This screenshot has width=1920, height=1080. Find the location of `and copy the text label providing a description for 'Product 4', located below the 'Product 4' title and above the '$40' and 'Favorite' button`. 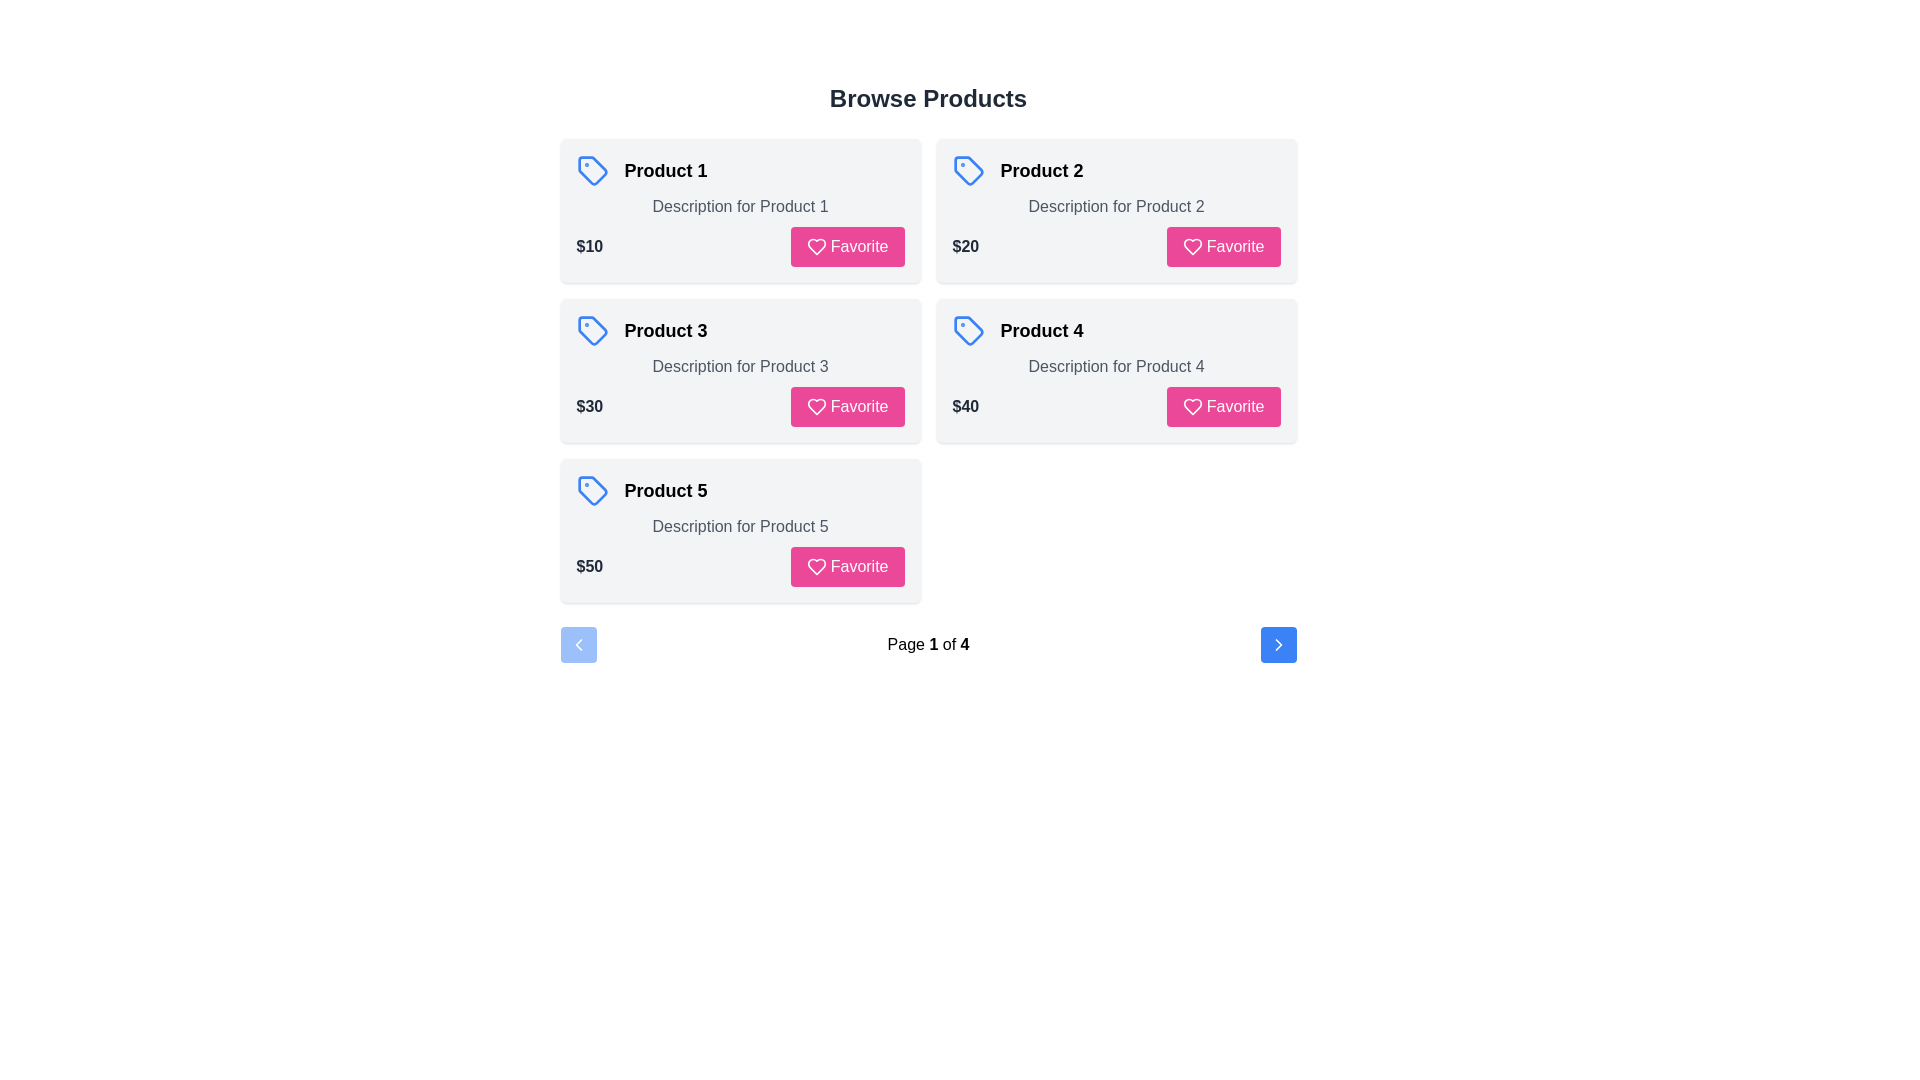

and copy the text label providing a description for 'Product 4', located below the 'Product 4' title and above the '$40' and 'Favorite' button is located at coordinates (1115, 366).